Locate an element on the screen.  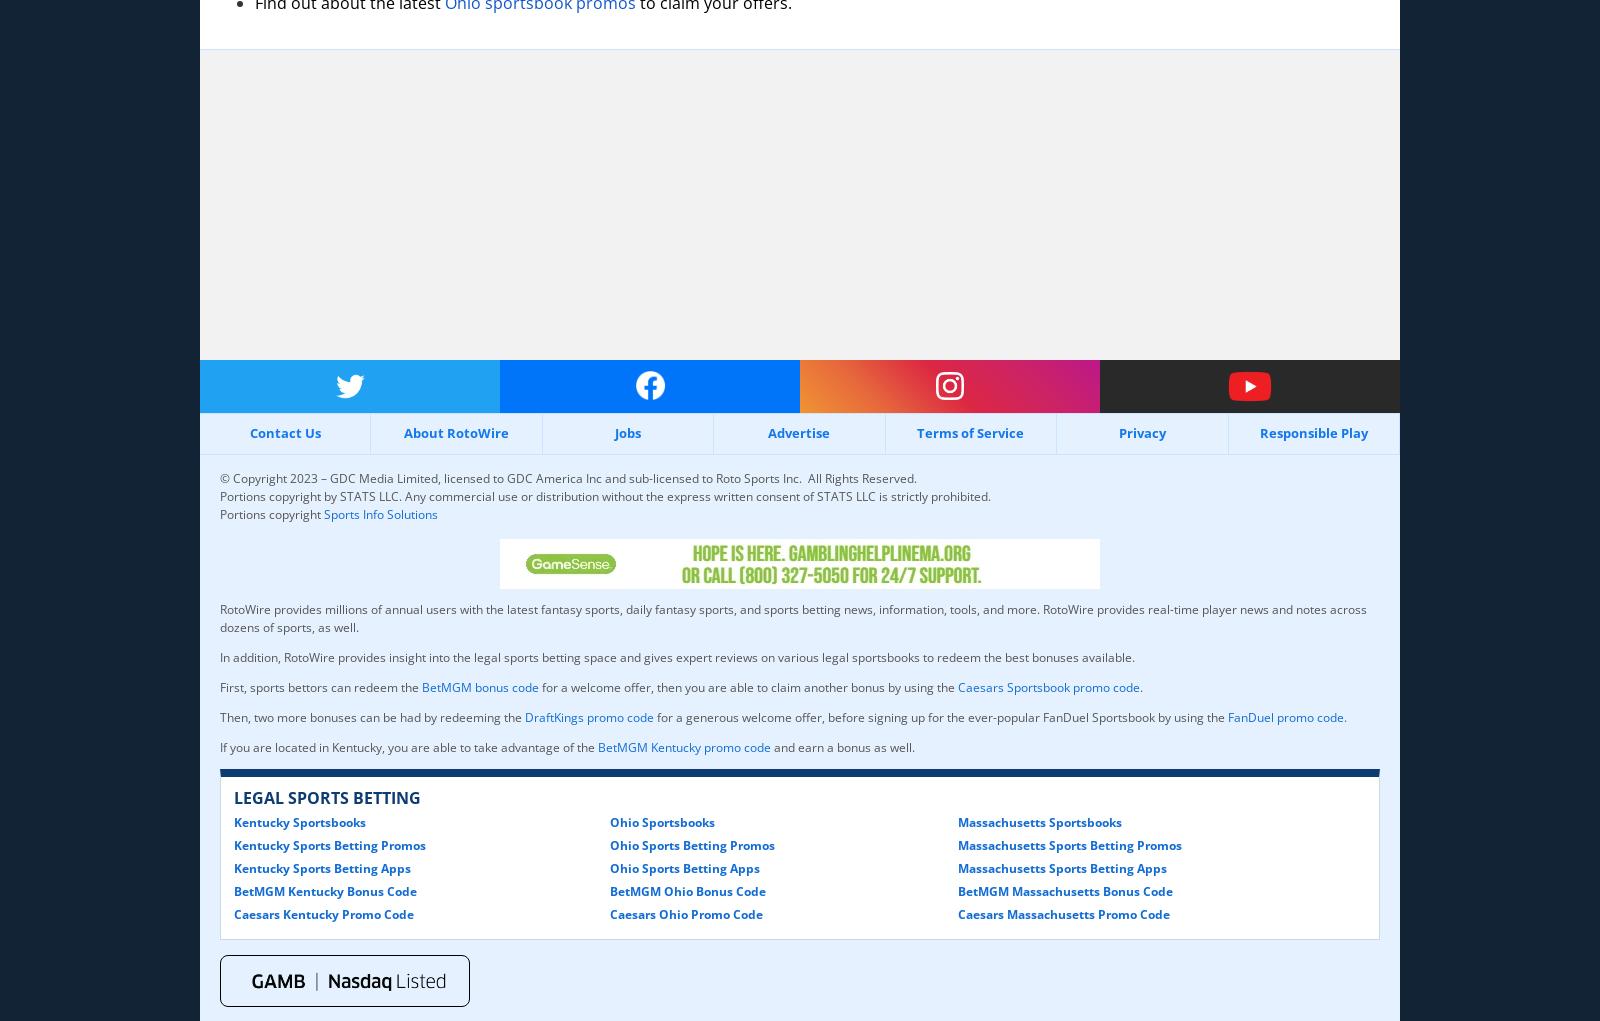
'BetMGM bonus code' is located at coordinates (479, 686).